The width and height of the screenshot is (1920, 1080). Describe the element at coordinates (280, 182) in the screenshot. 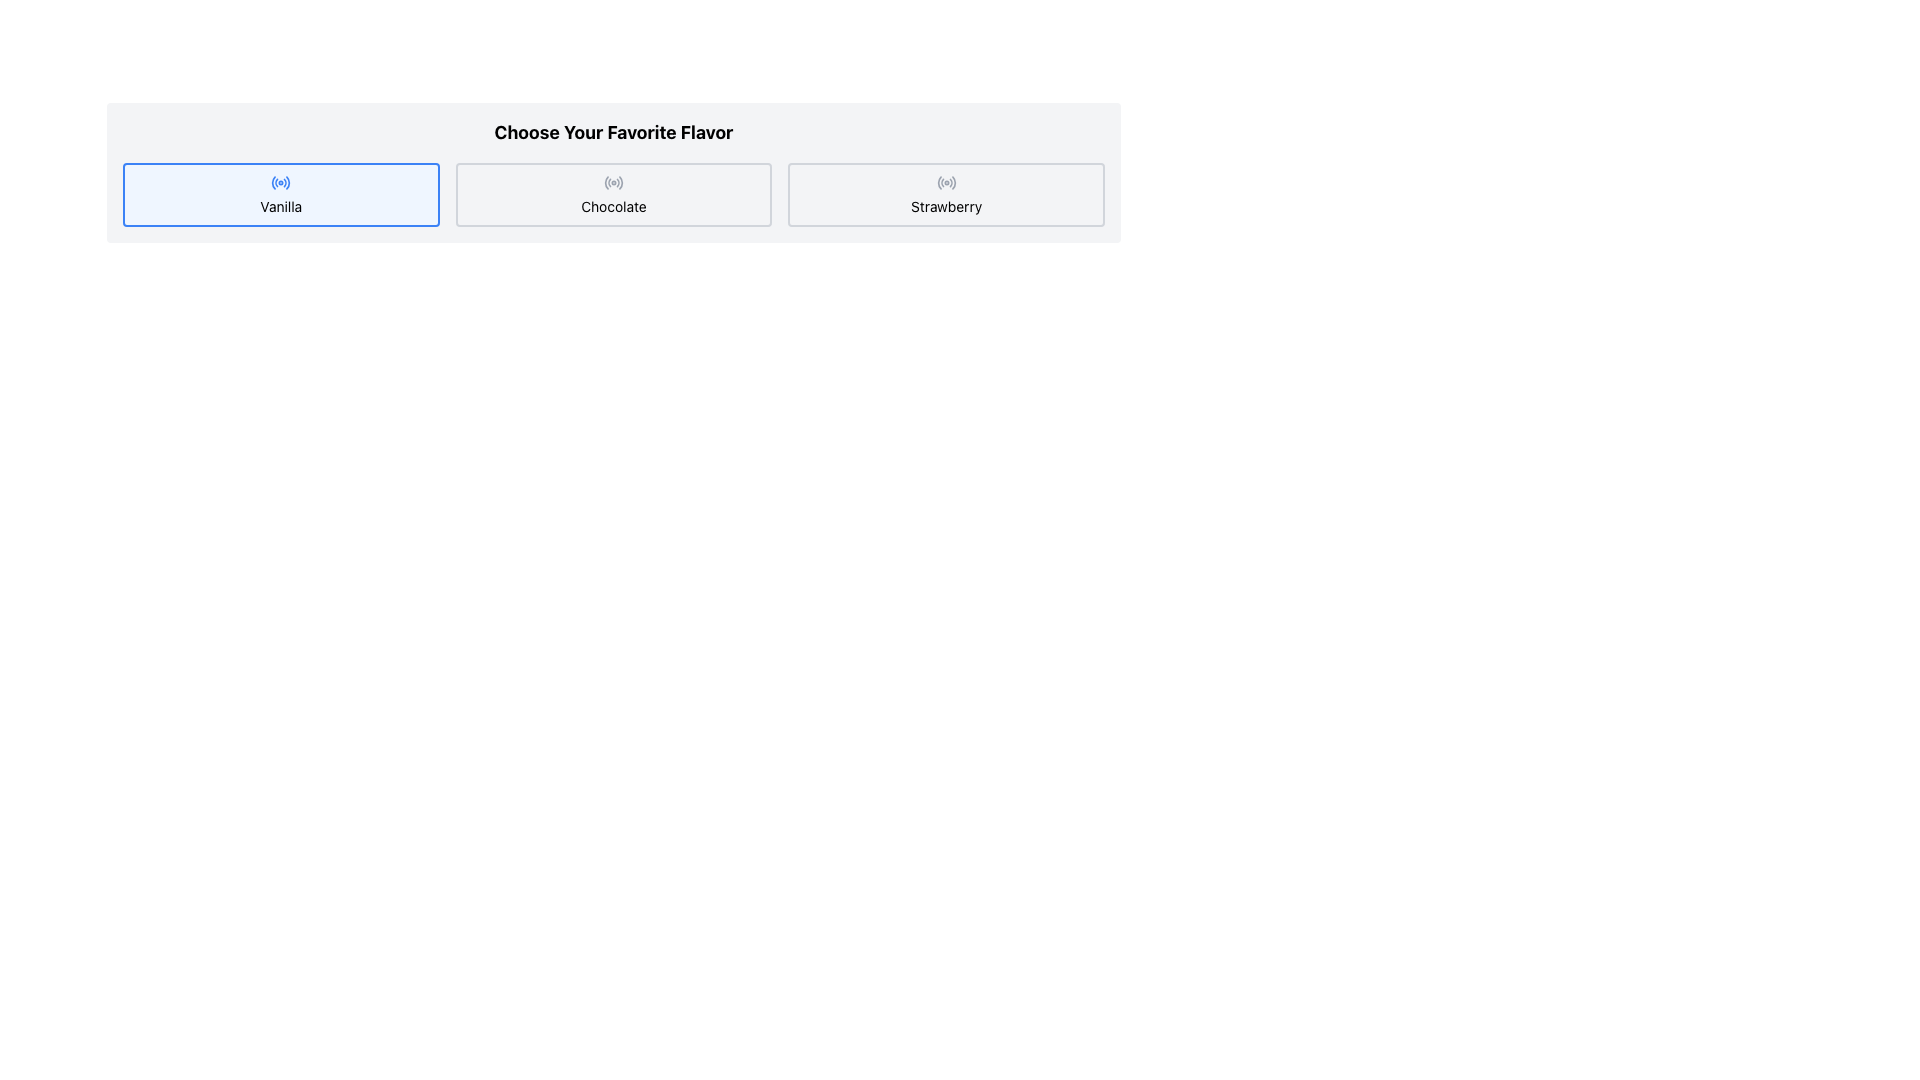

I see `the circular radiating blue icon located at the center-top of the button labeled 'Vanilla.'` at that location.